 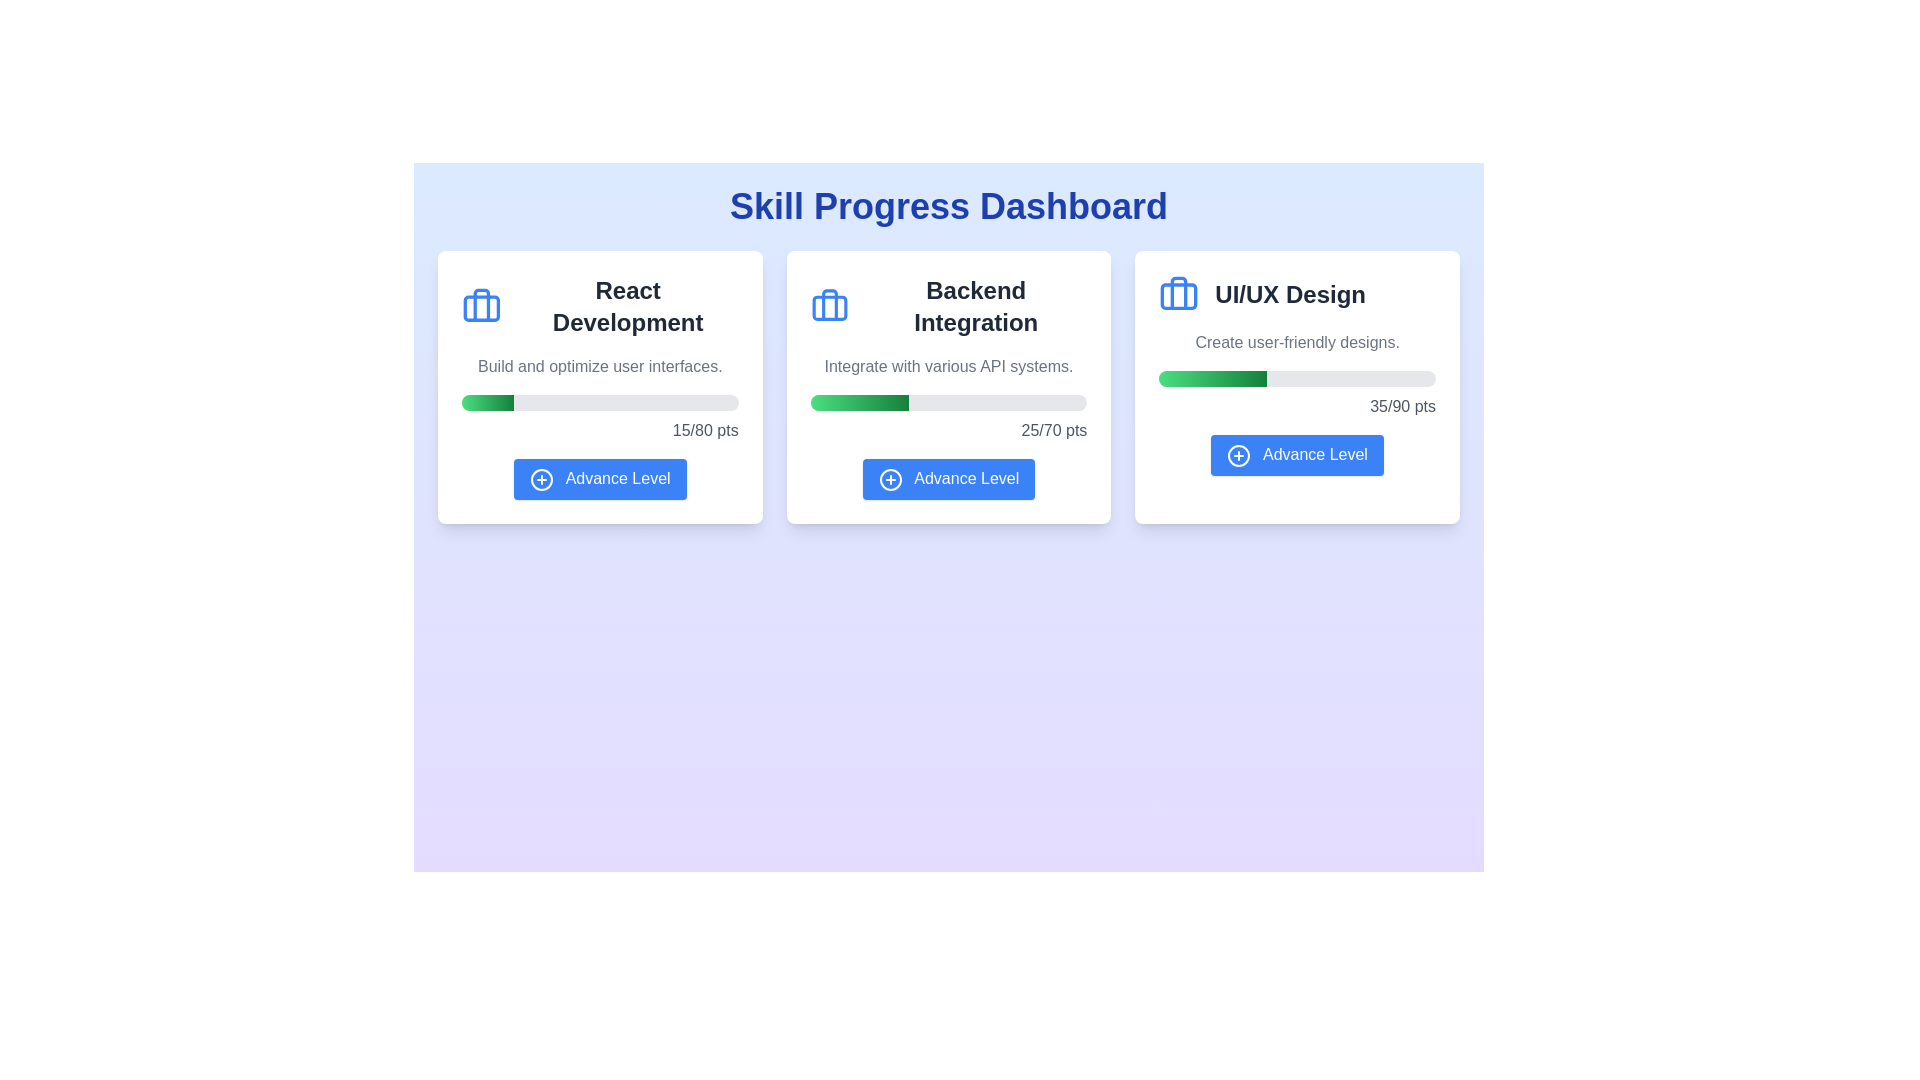 What do you see at coordinates (948, 307) in the screenshot?
I see `assistive technology` at bounding box center [948, 307].